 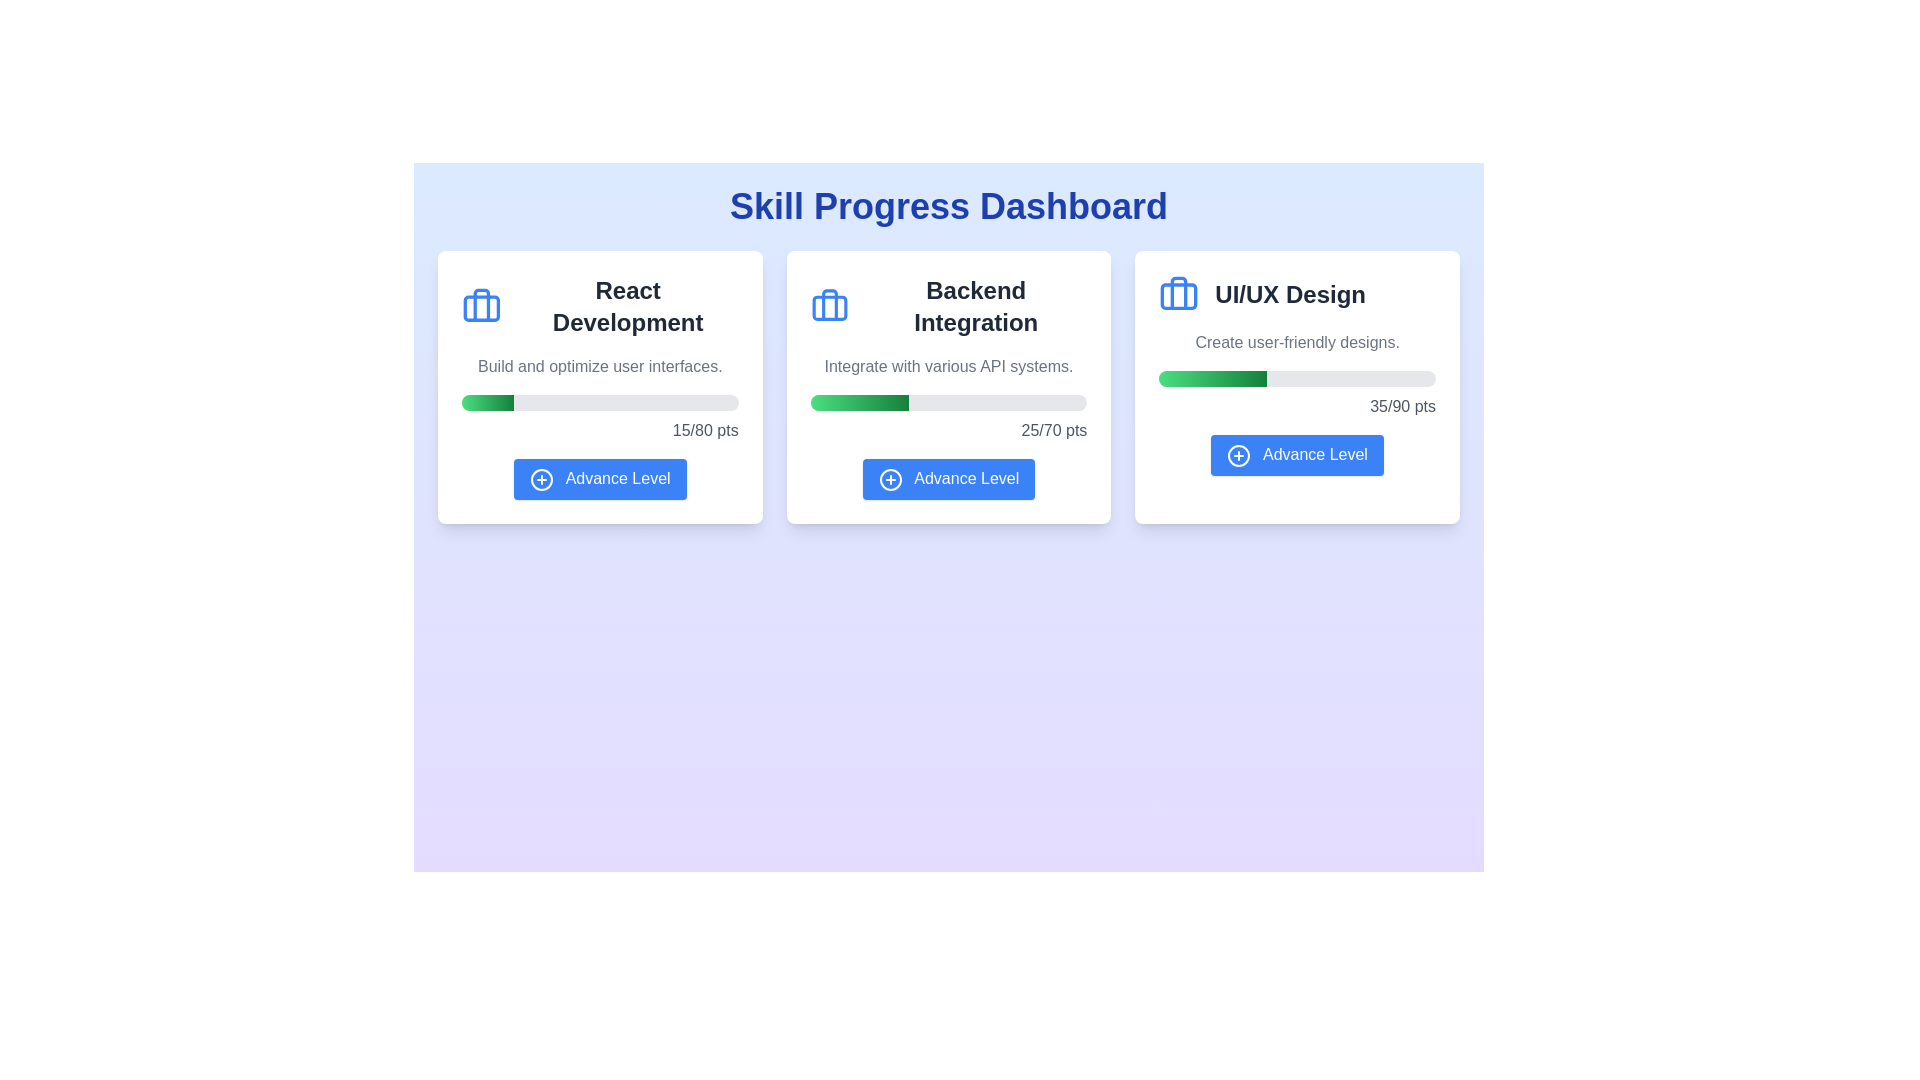 What do you see at coordinates (948, 307) in the screenshot?
I see `assistive technology` at bounding box center [948, 307].